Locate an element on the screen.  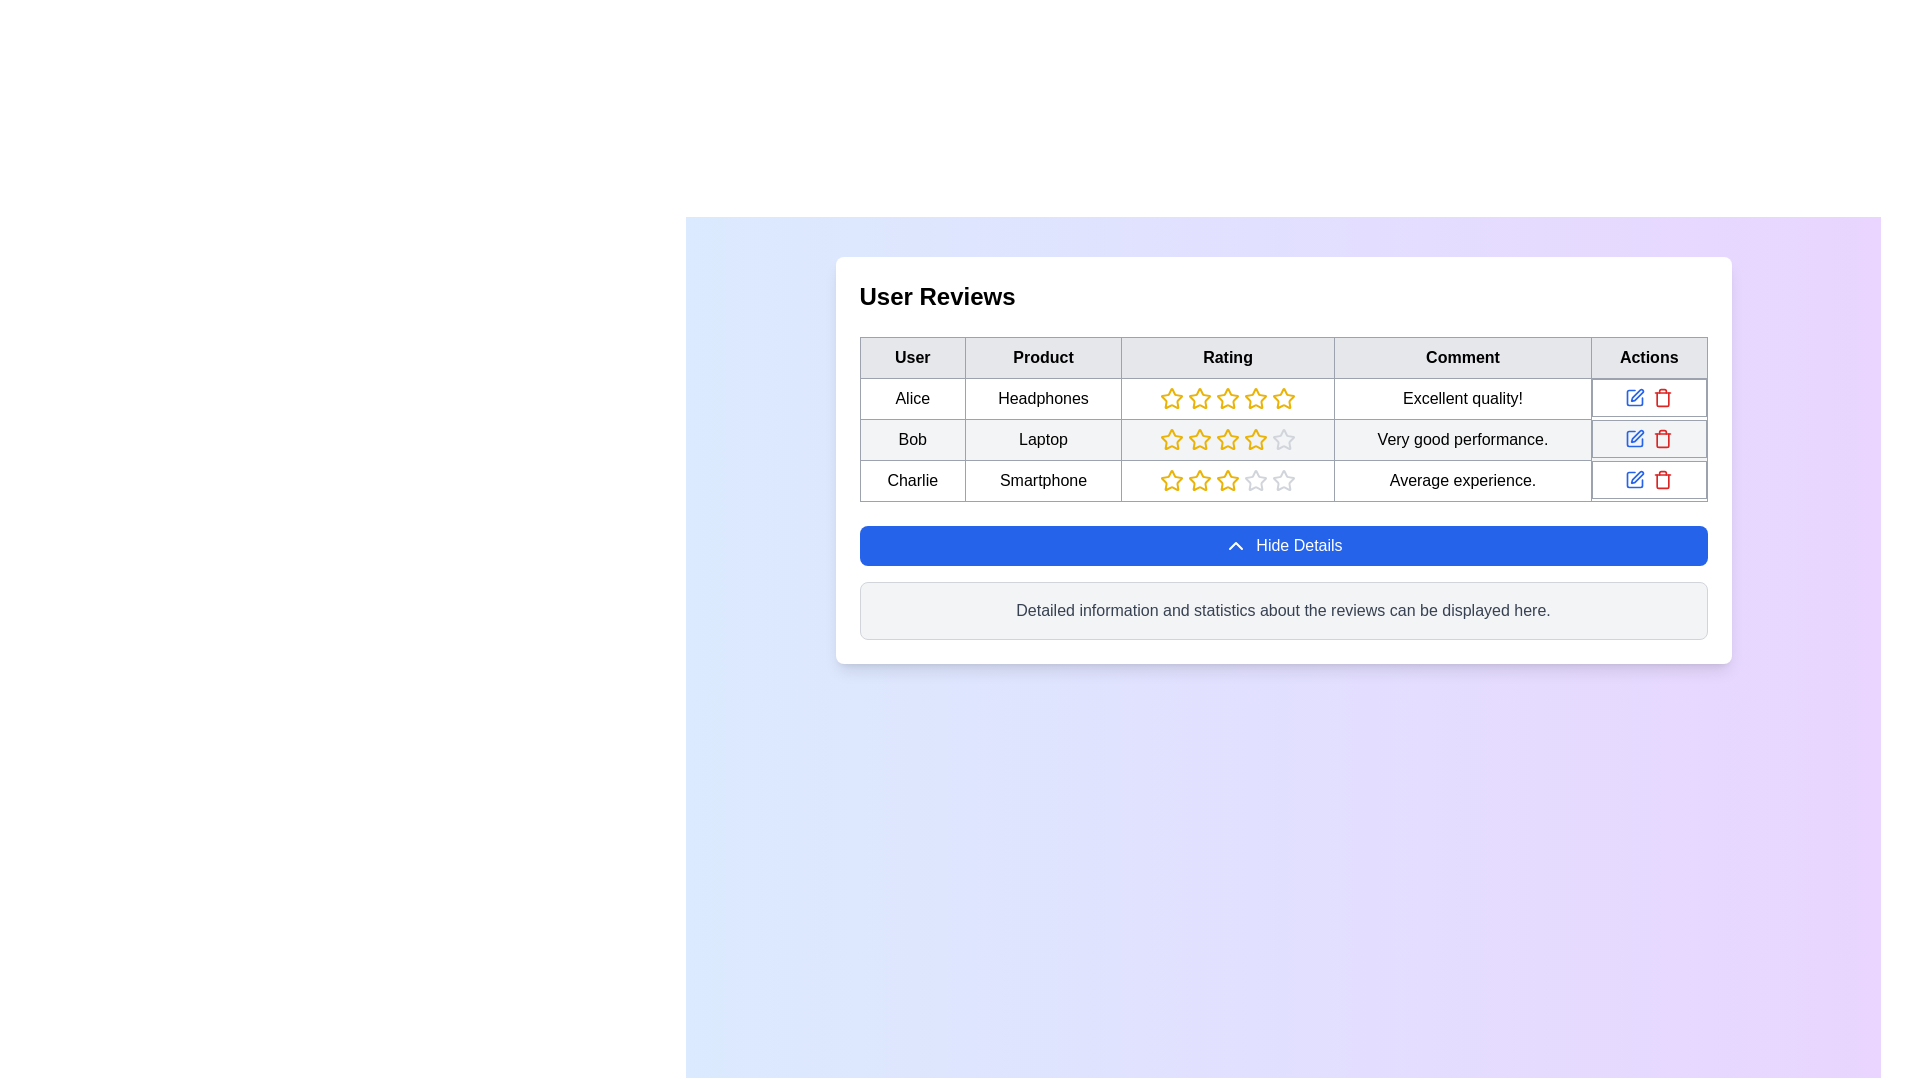
the rating value by interacting with the third star icon in the rating column for the product 'Laptop' is located at coordinates (1200, 438).